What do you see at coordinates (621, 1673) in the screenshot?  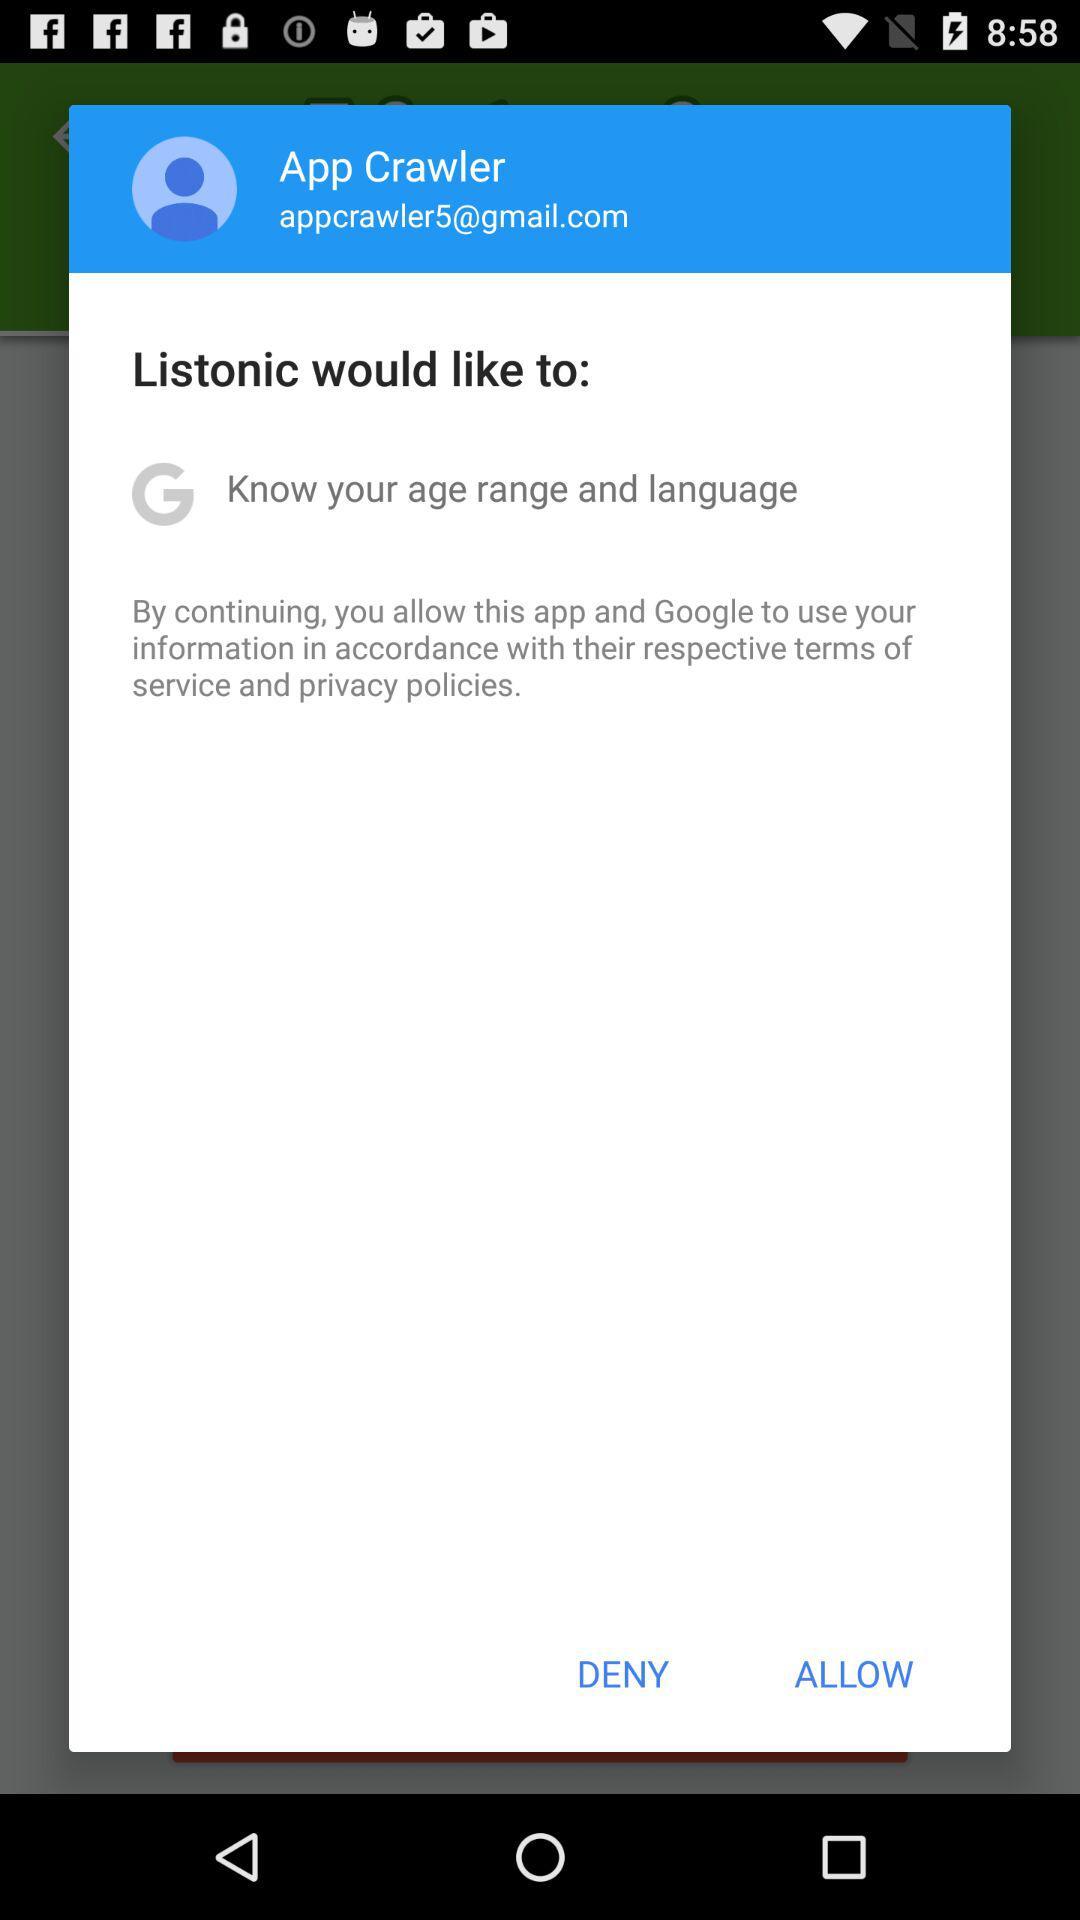 I see `icon below the by continuing you icon` at bounding box center [621, 1673].